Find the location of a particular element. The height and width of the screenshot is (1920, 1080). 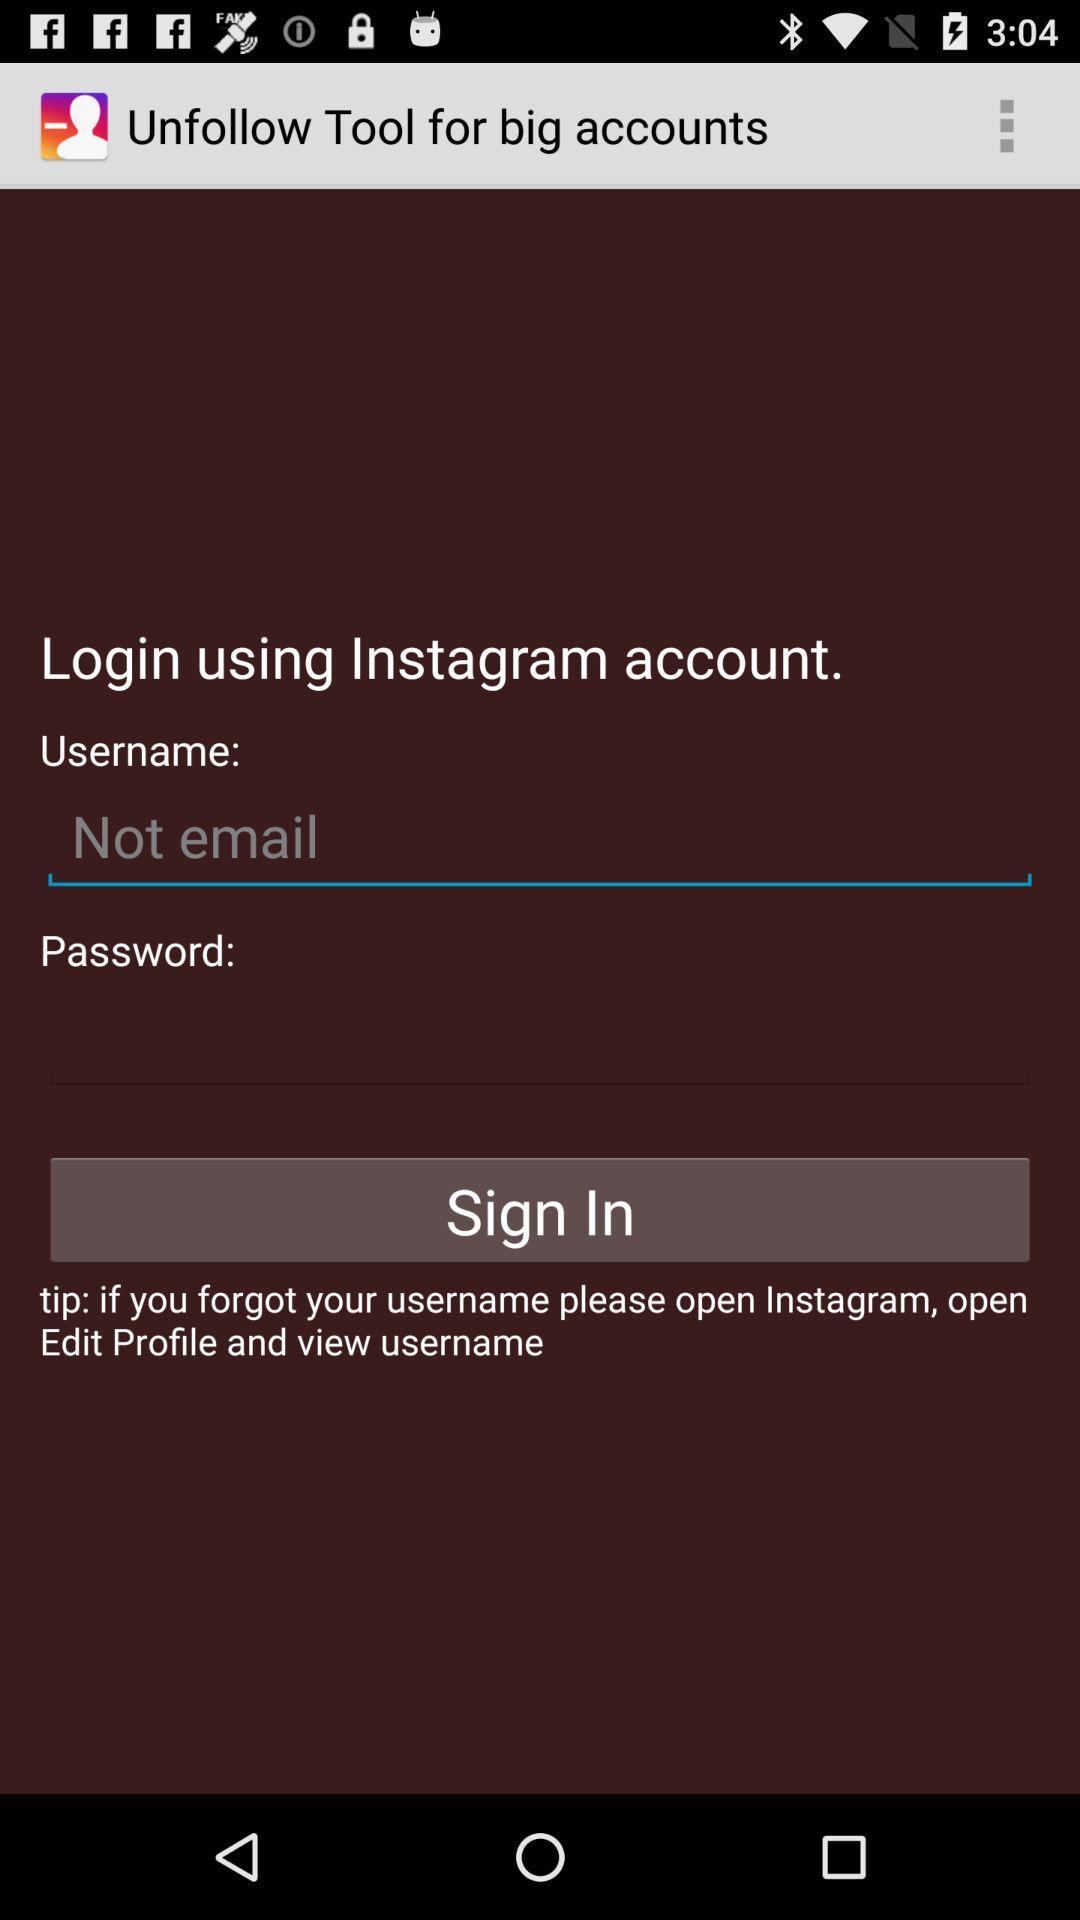

username to log in is located at coordinates (540, 836).